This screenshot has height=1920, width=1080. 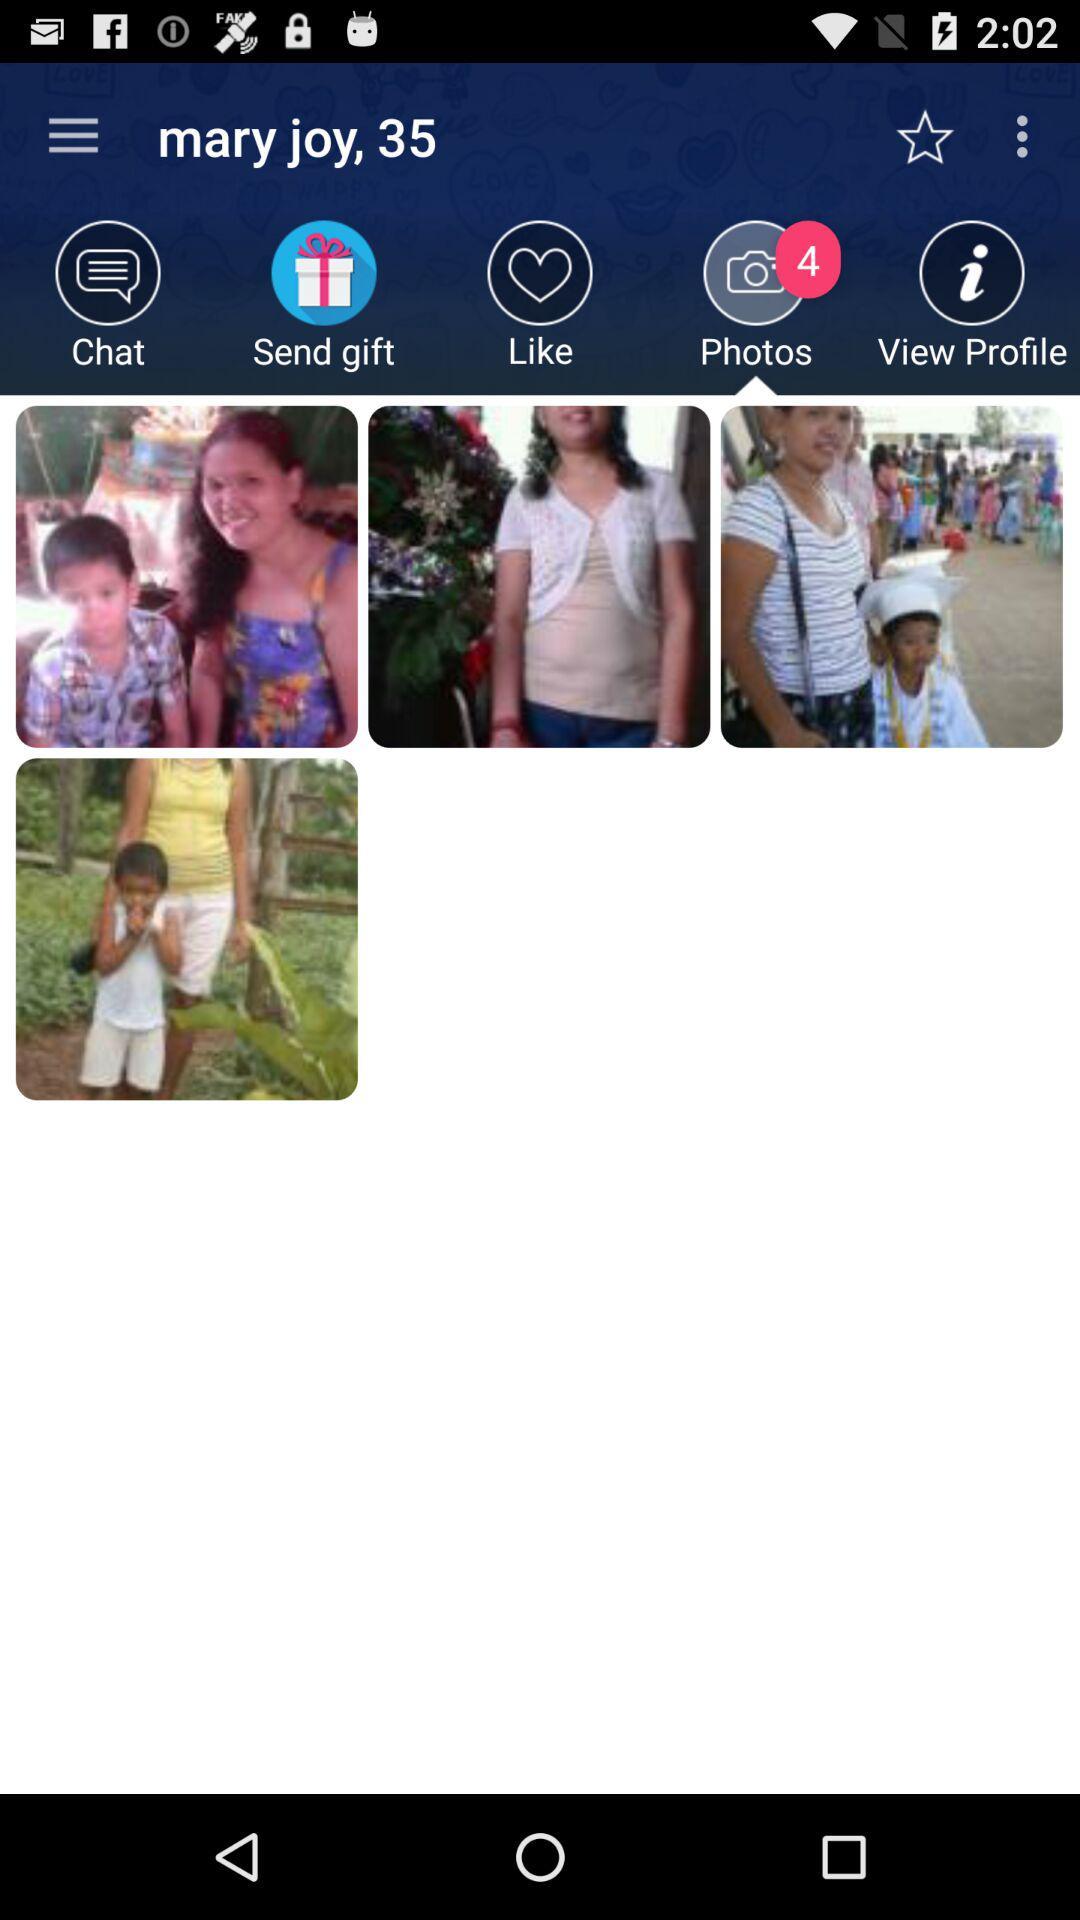 I want to click on app to the right of mary joy, 35 app, so click(x=935, y=135).